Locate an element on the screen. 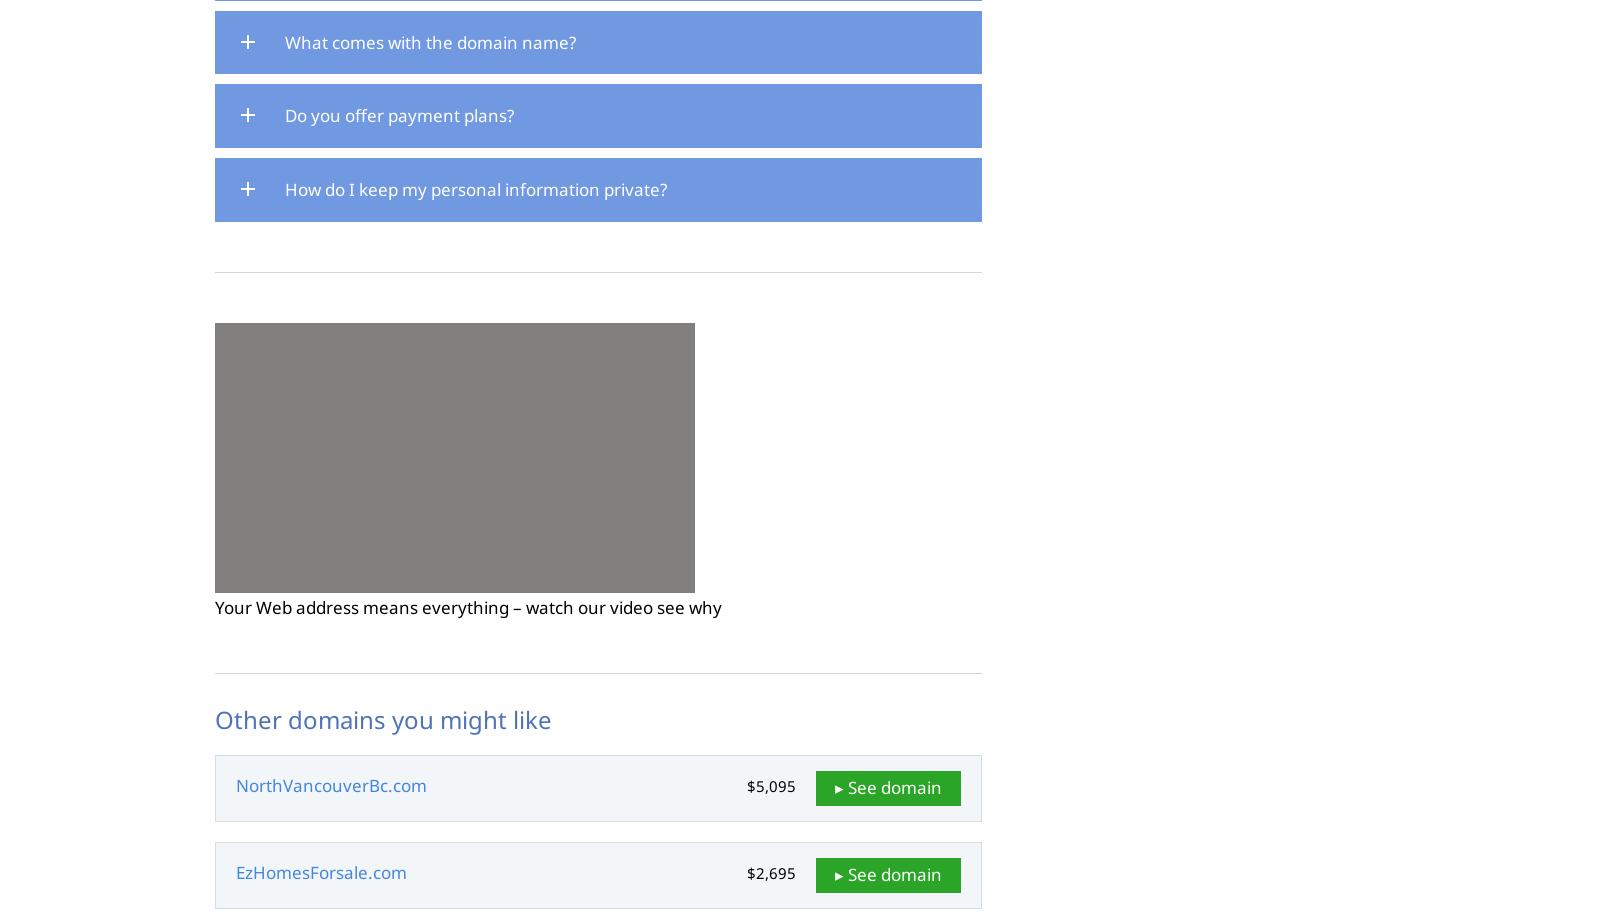  'Other domains you might like' is located at coordinates (383, 718).